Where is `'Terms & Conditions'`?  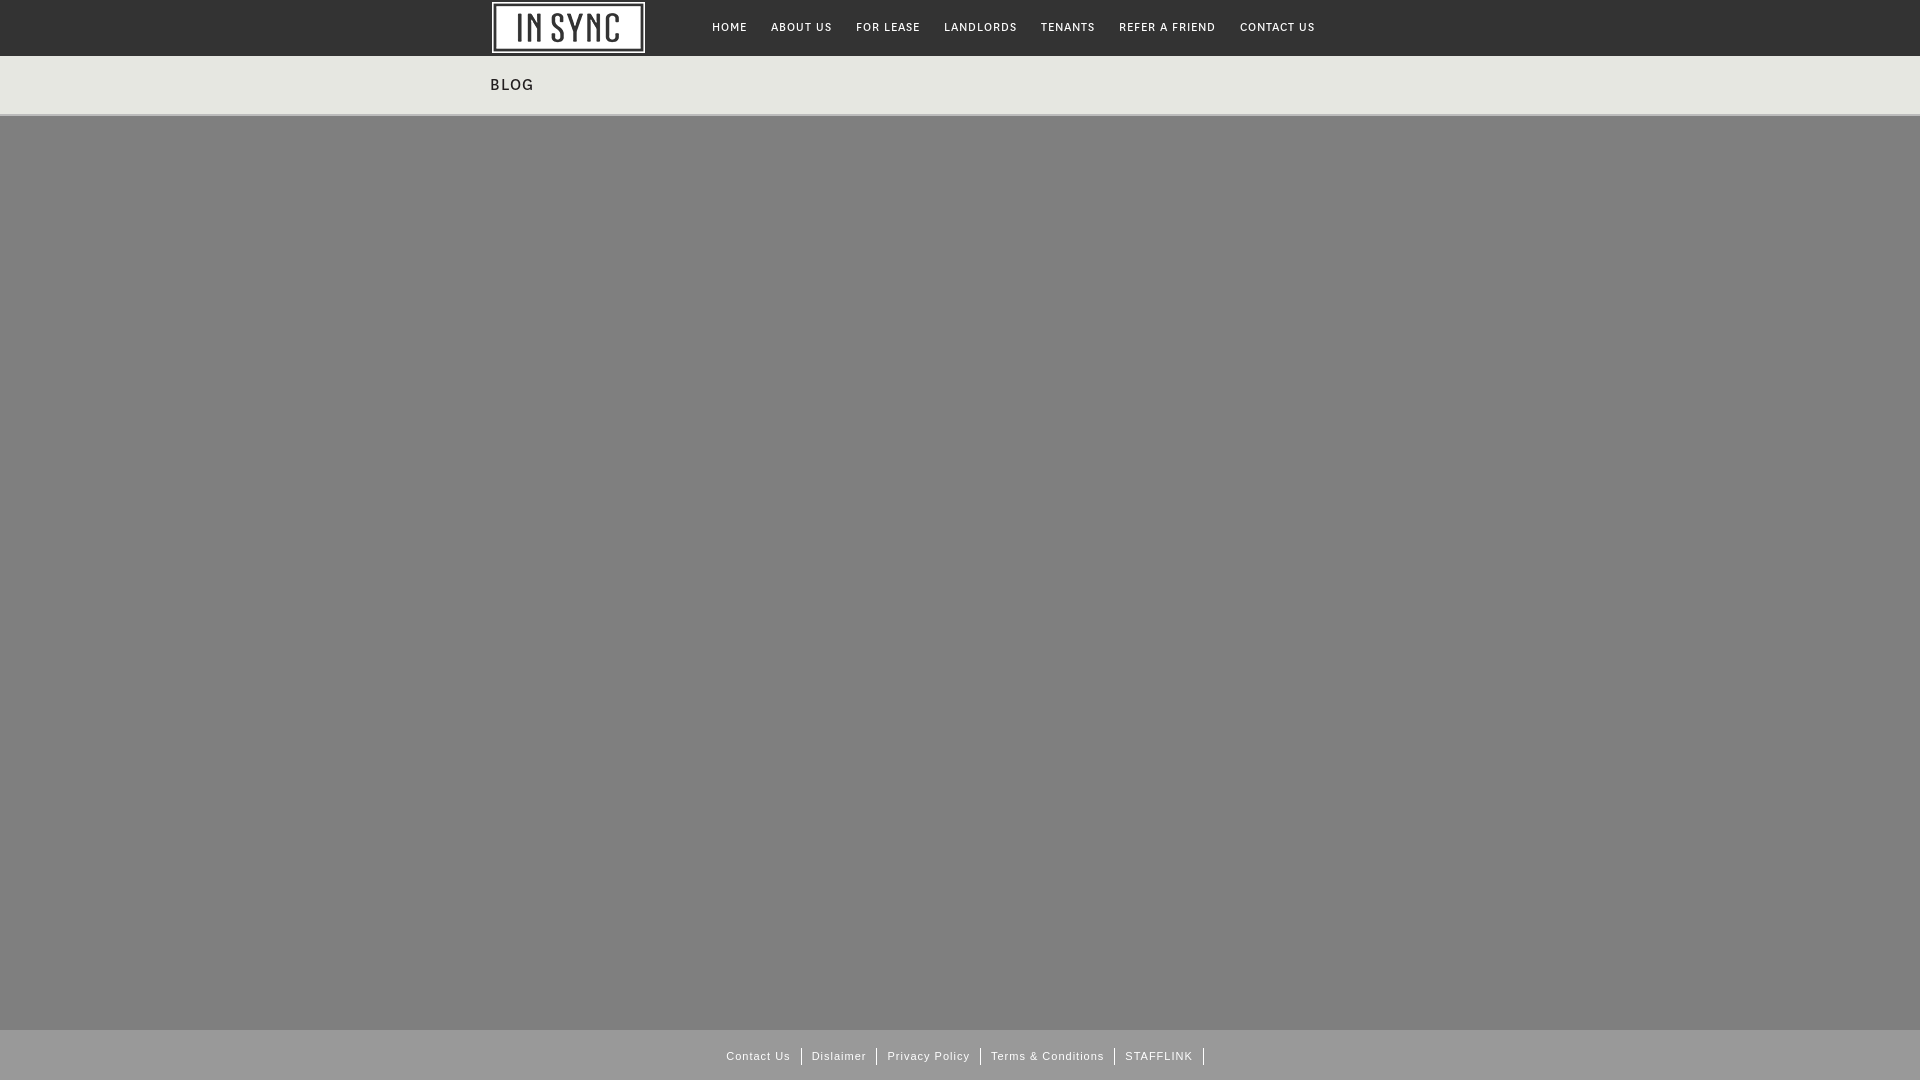
'Terms & Conditions' is located at coordinates (1046, 1055).